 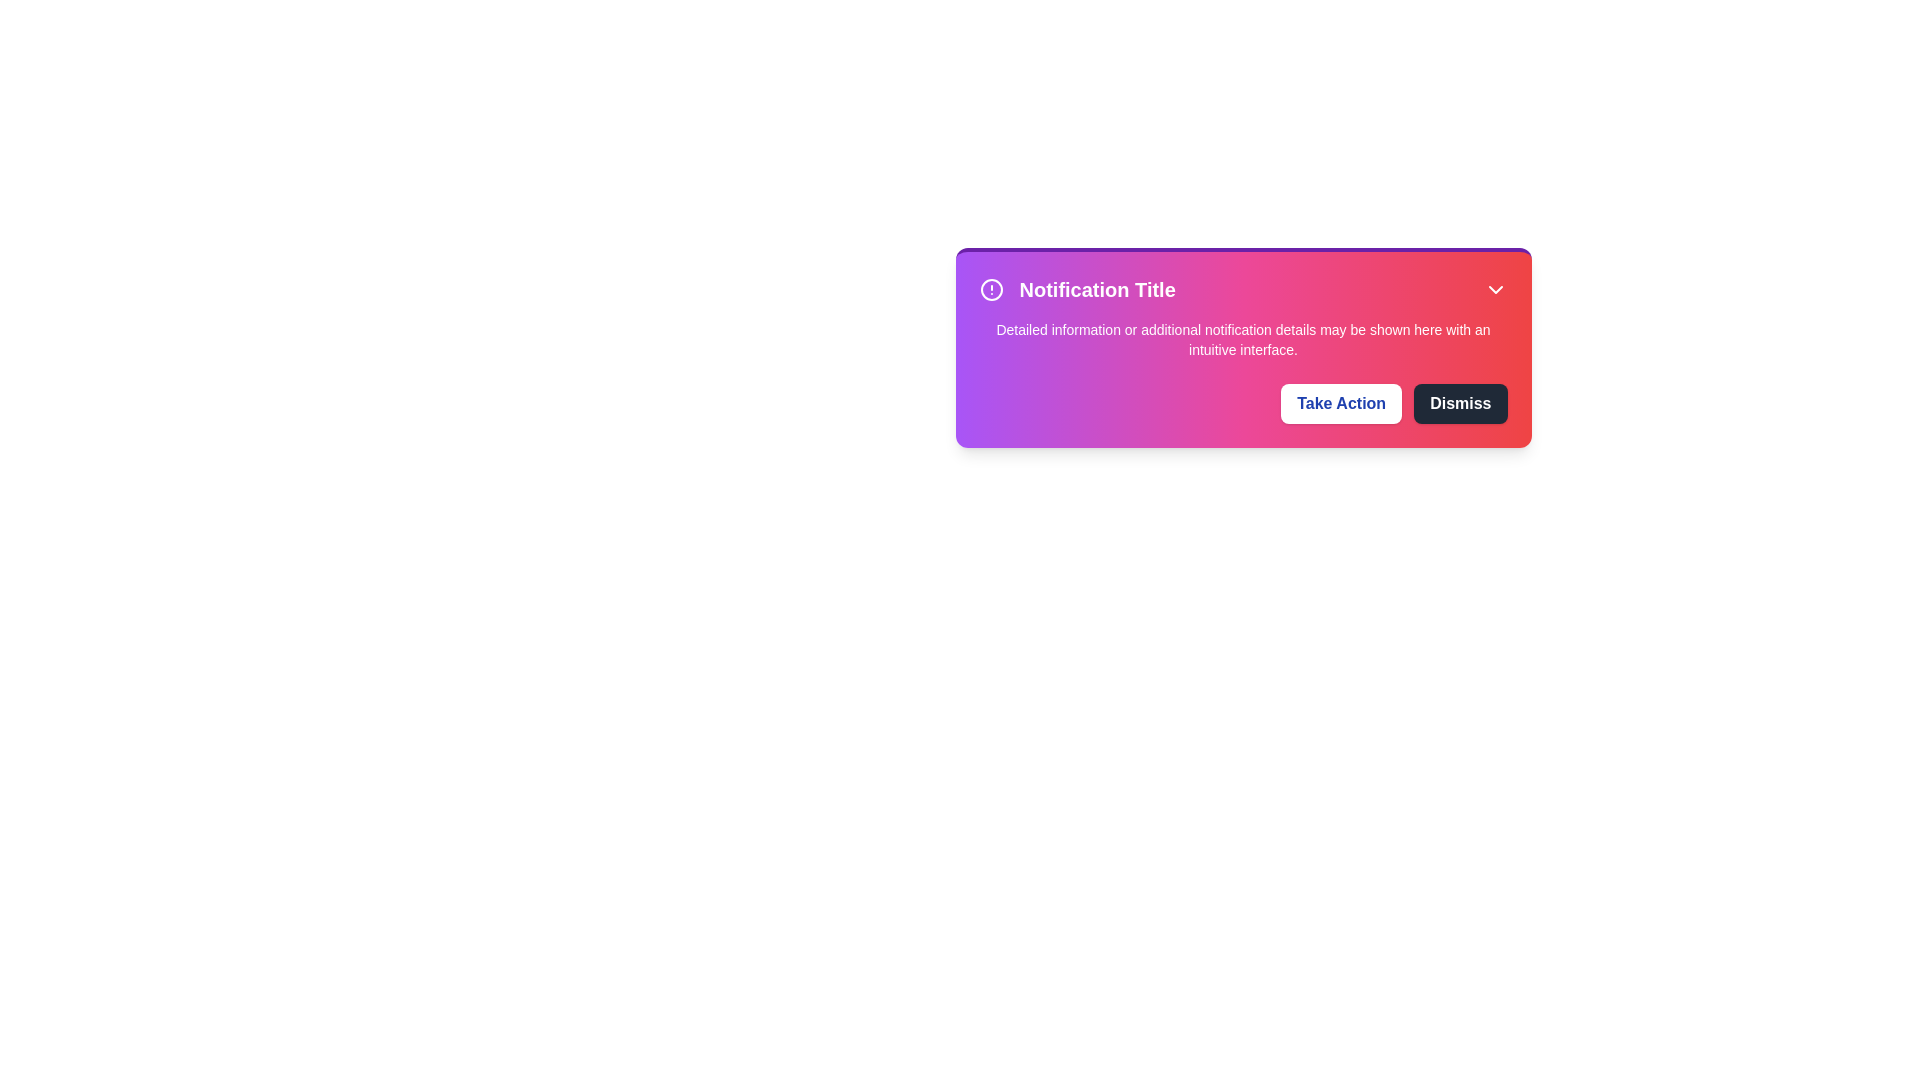 I want to click on 'Take Action' button to initiate the predefined action, so click(x=1340, y=404).